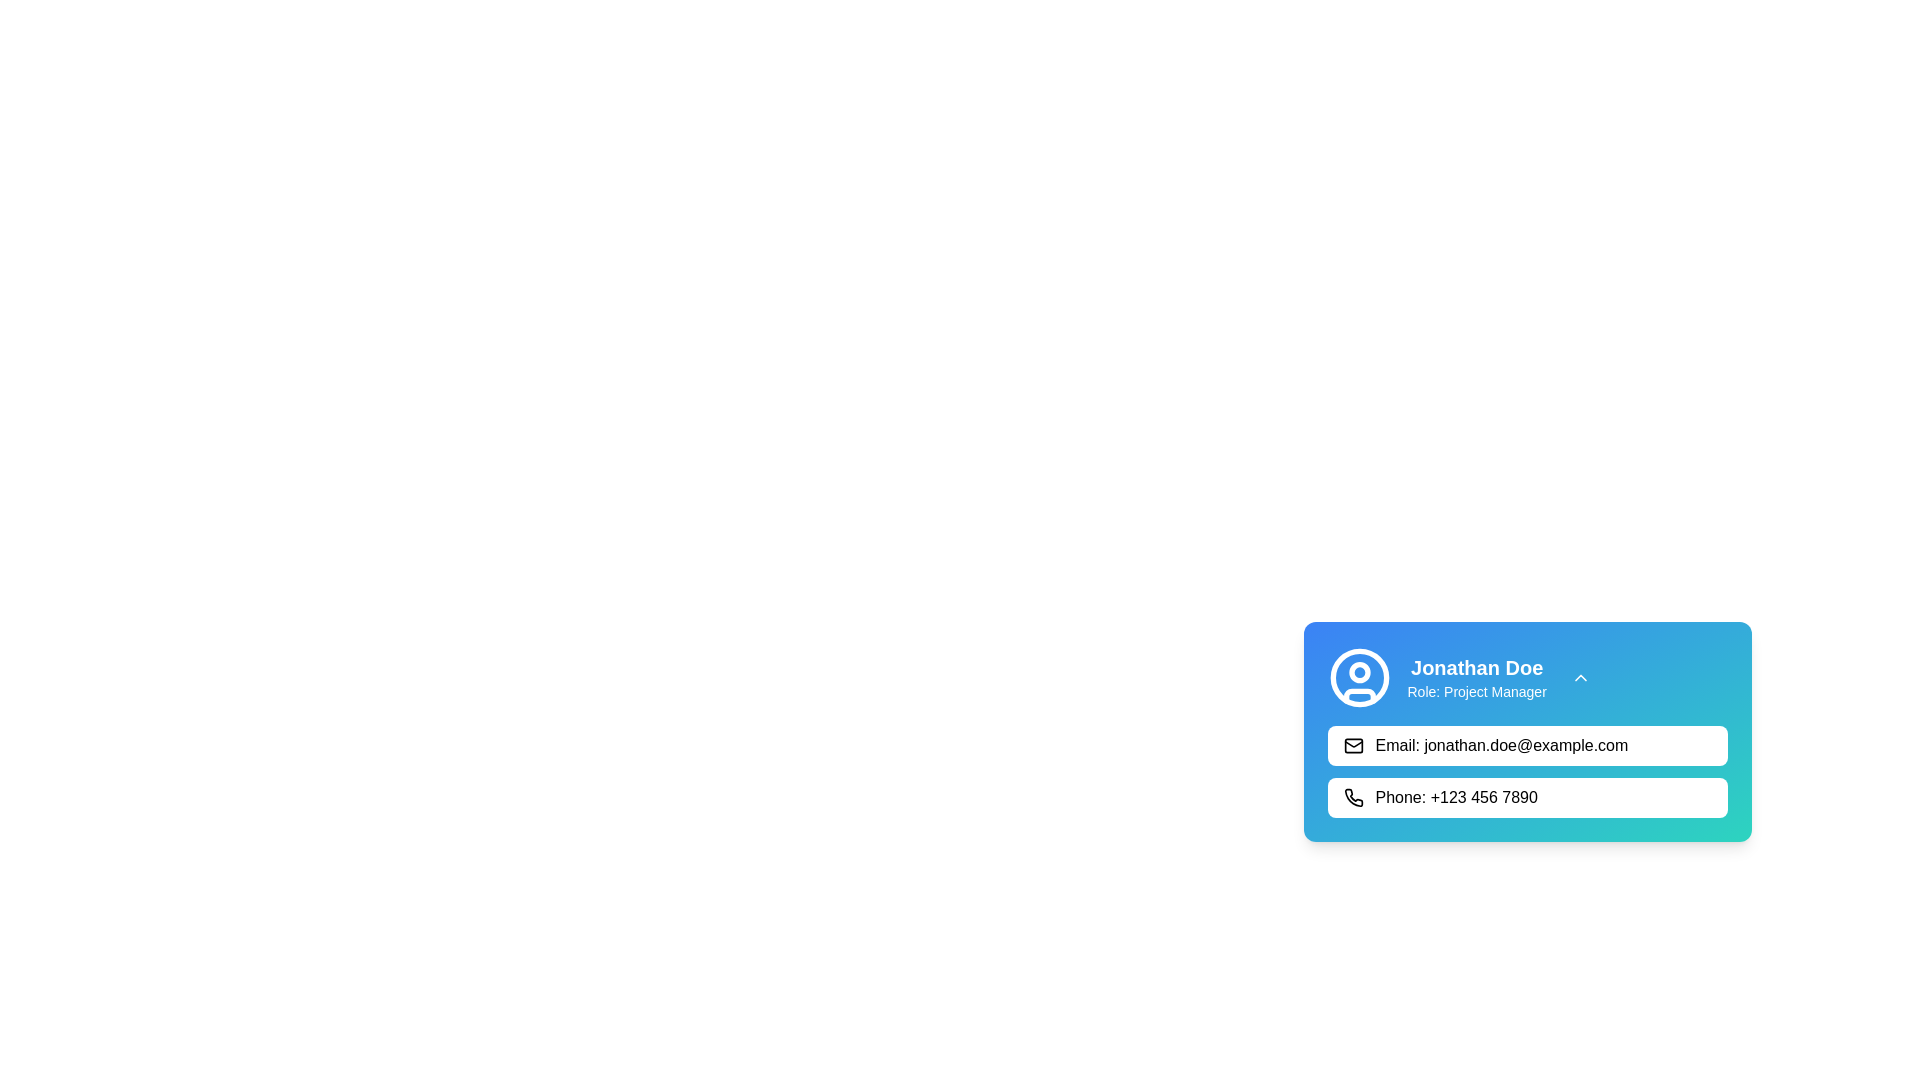  I want to click on the circular icon component located in the upper left corner of the user information card, so click(1359, 672).